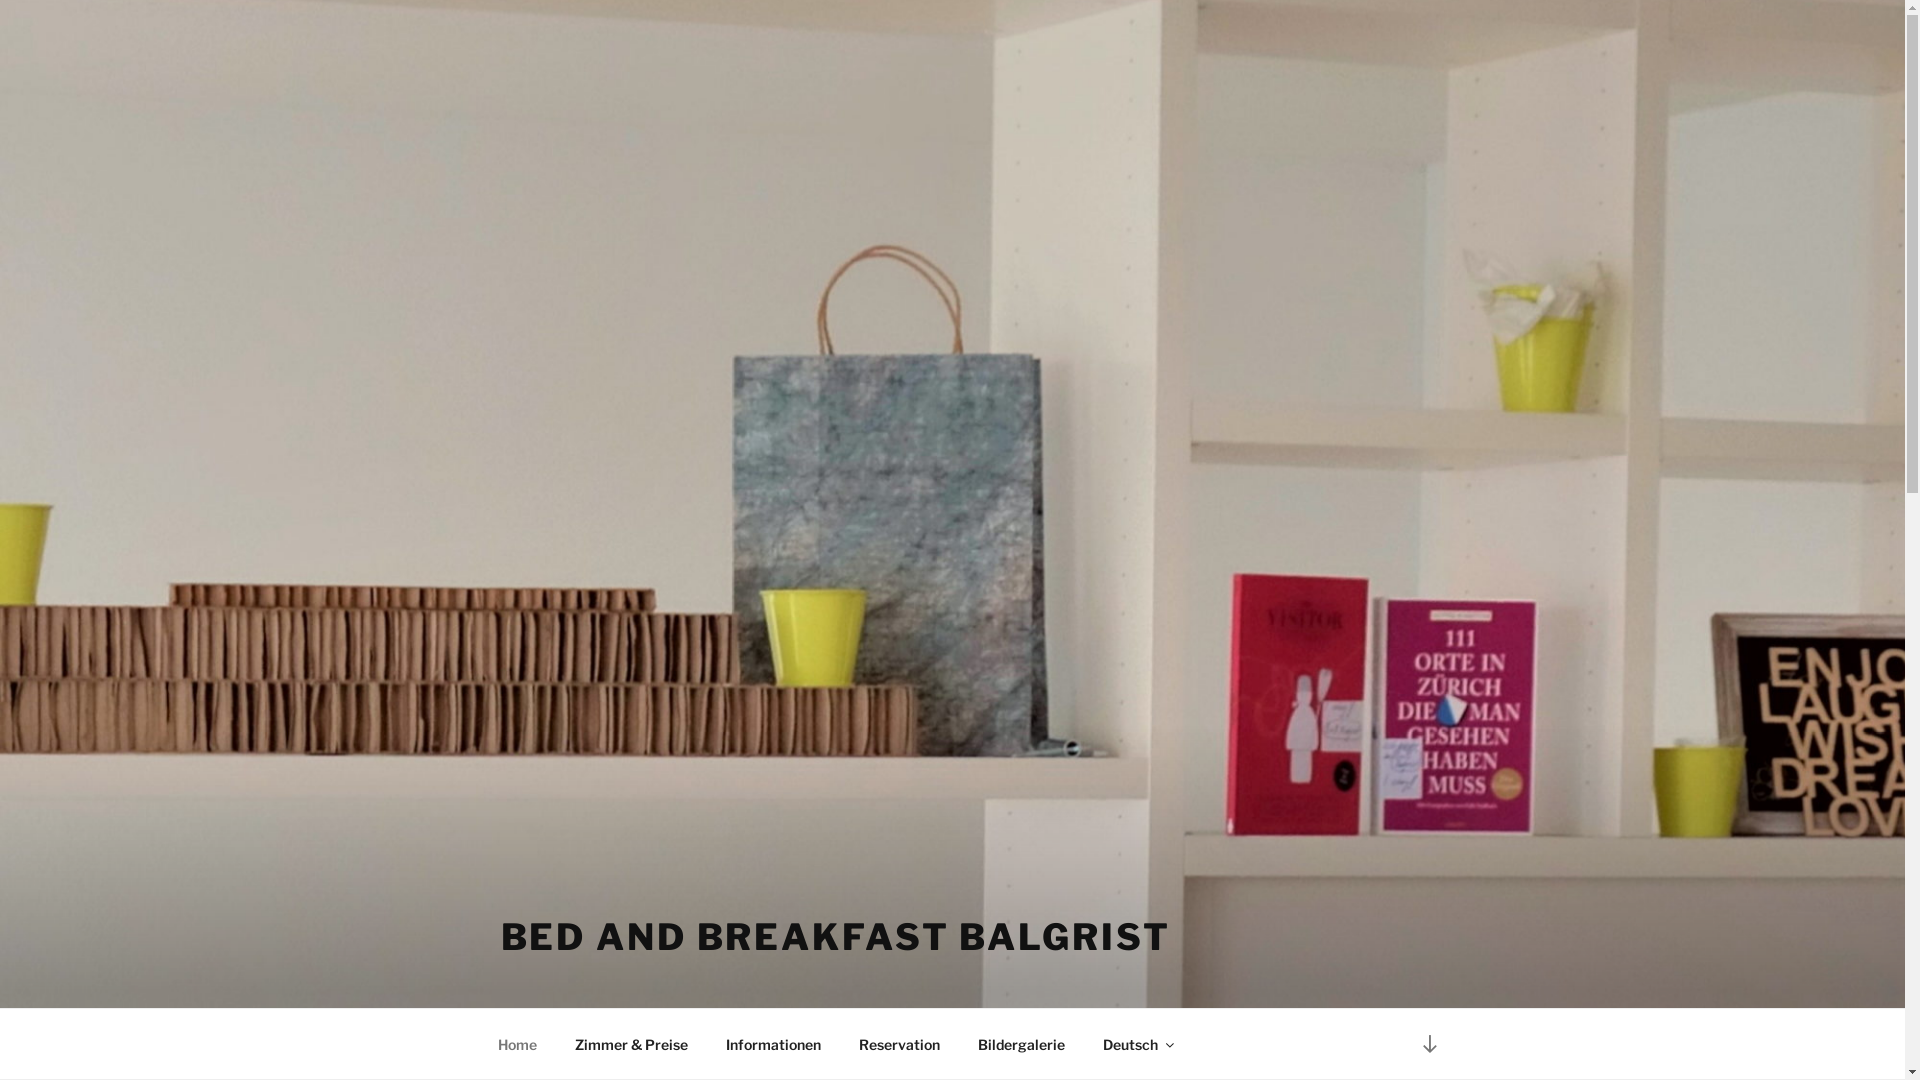 The image size is (1920, 1080). I want to click on 'Zimmer & Preise', so click(631, 1043).